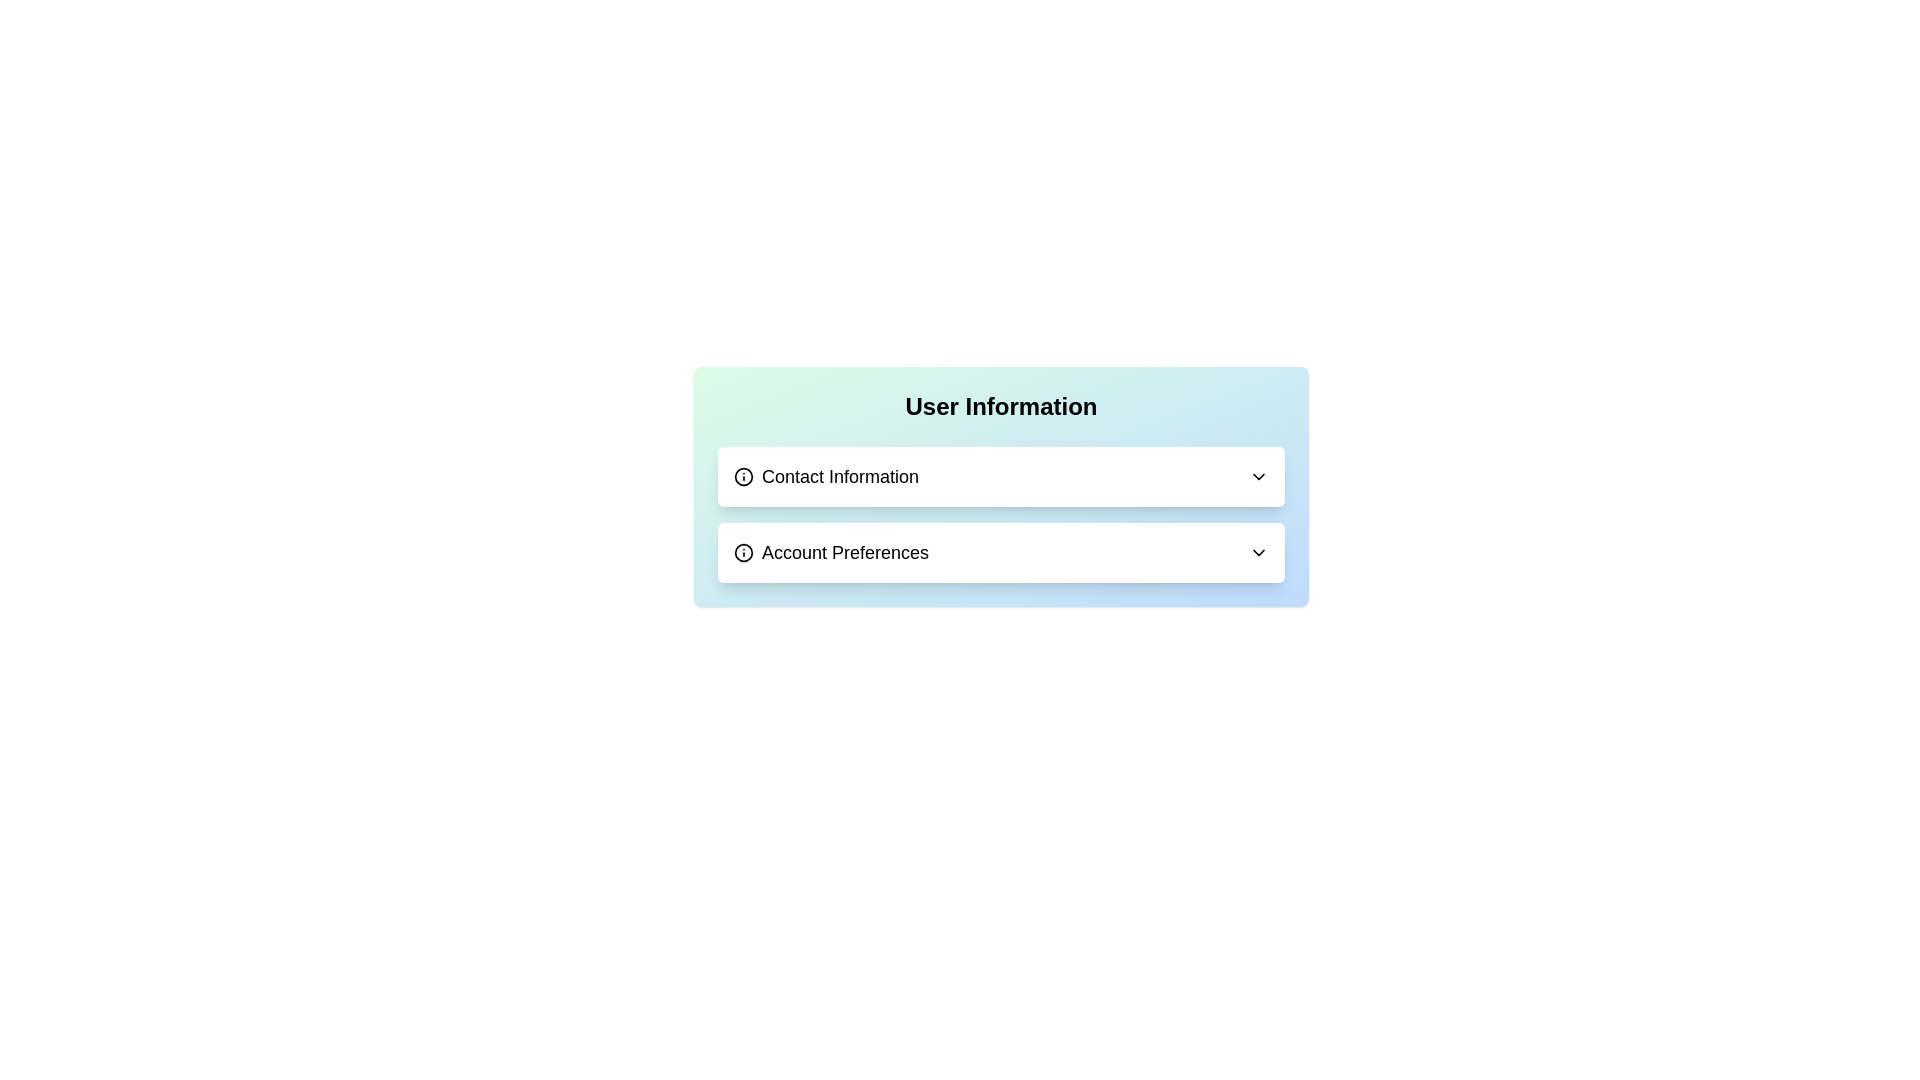 Image resolution: width=1920 pixels, height=1080 pixels. I want to click on the chevron-down icon located to the far right of the 'Contact Information' section, so click(1257, 477).